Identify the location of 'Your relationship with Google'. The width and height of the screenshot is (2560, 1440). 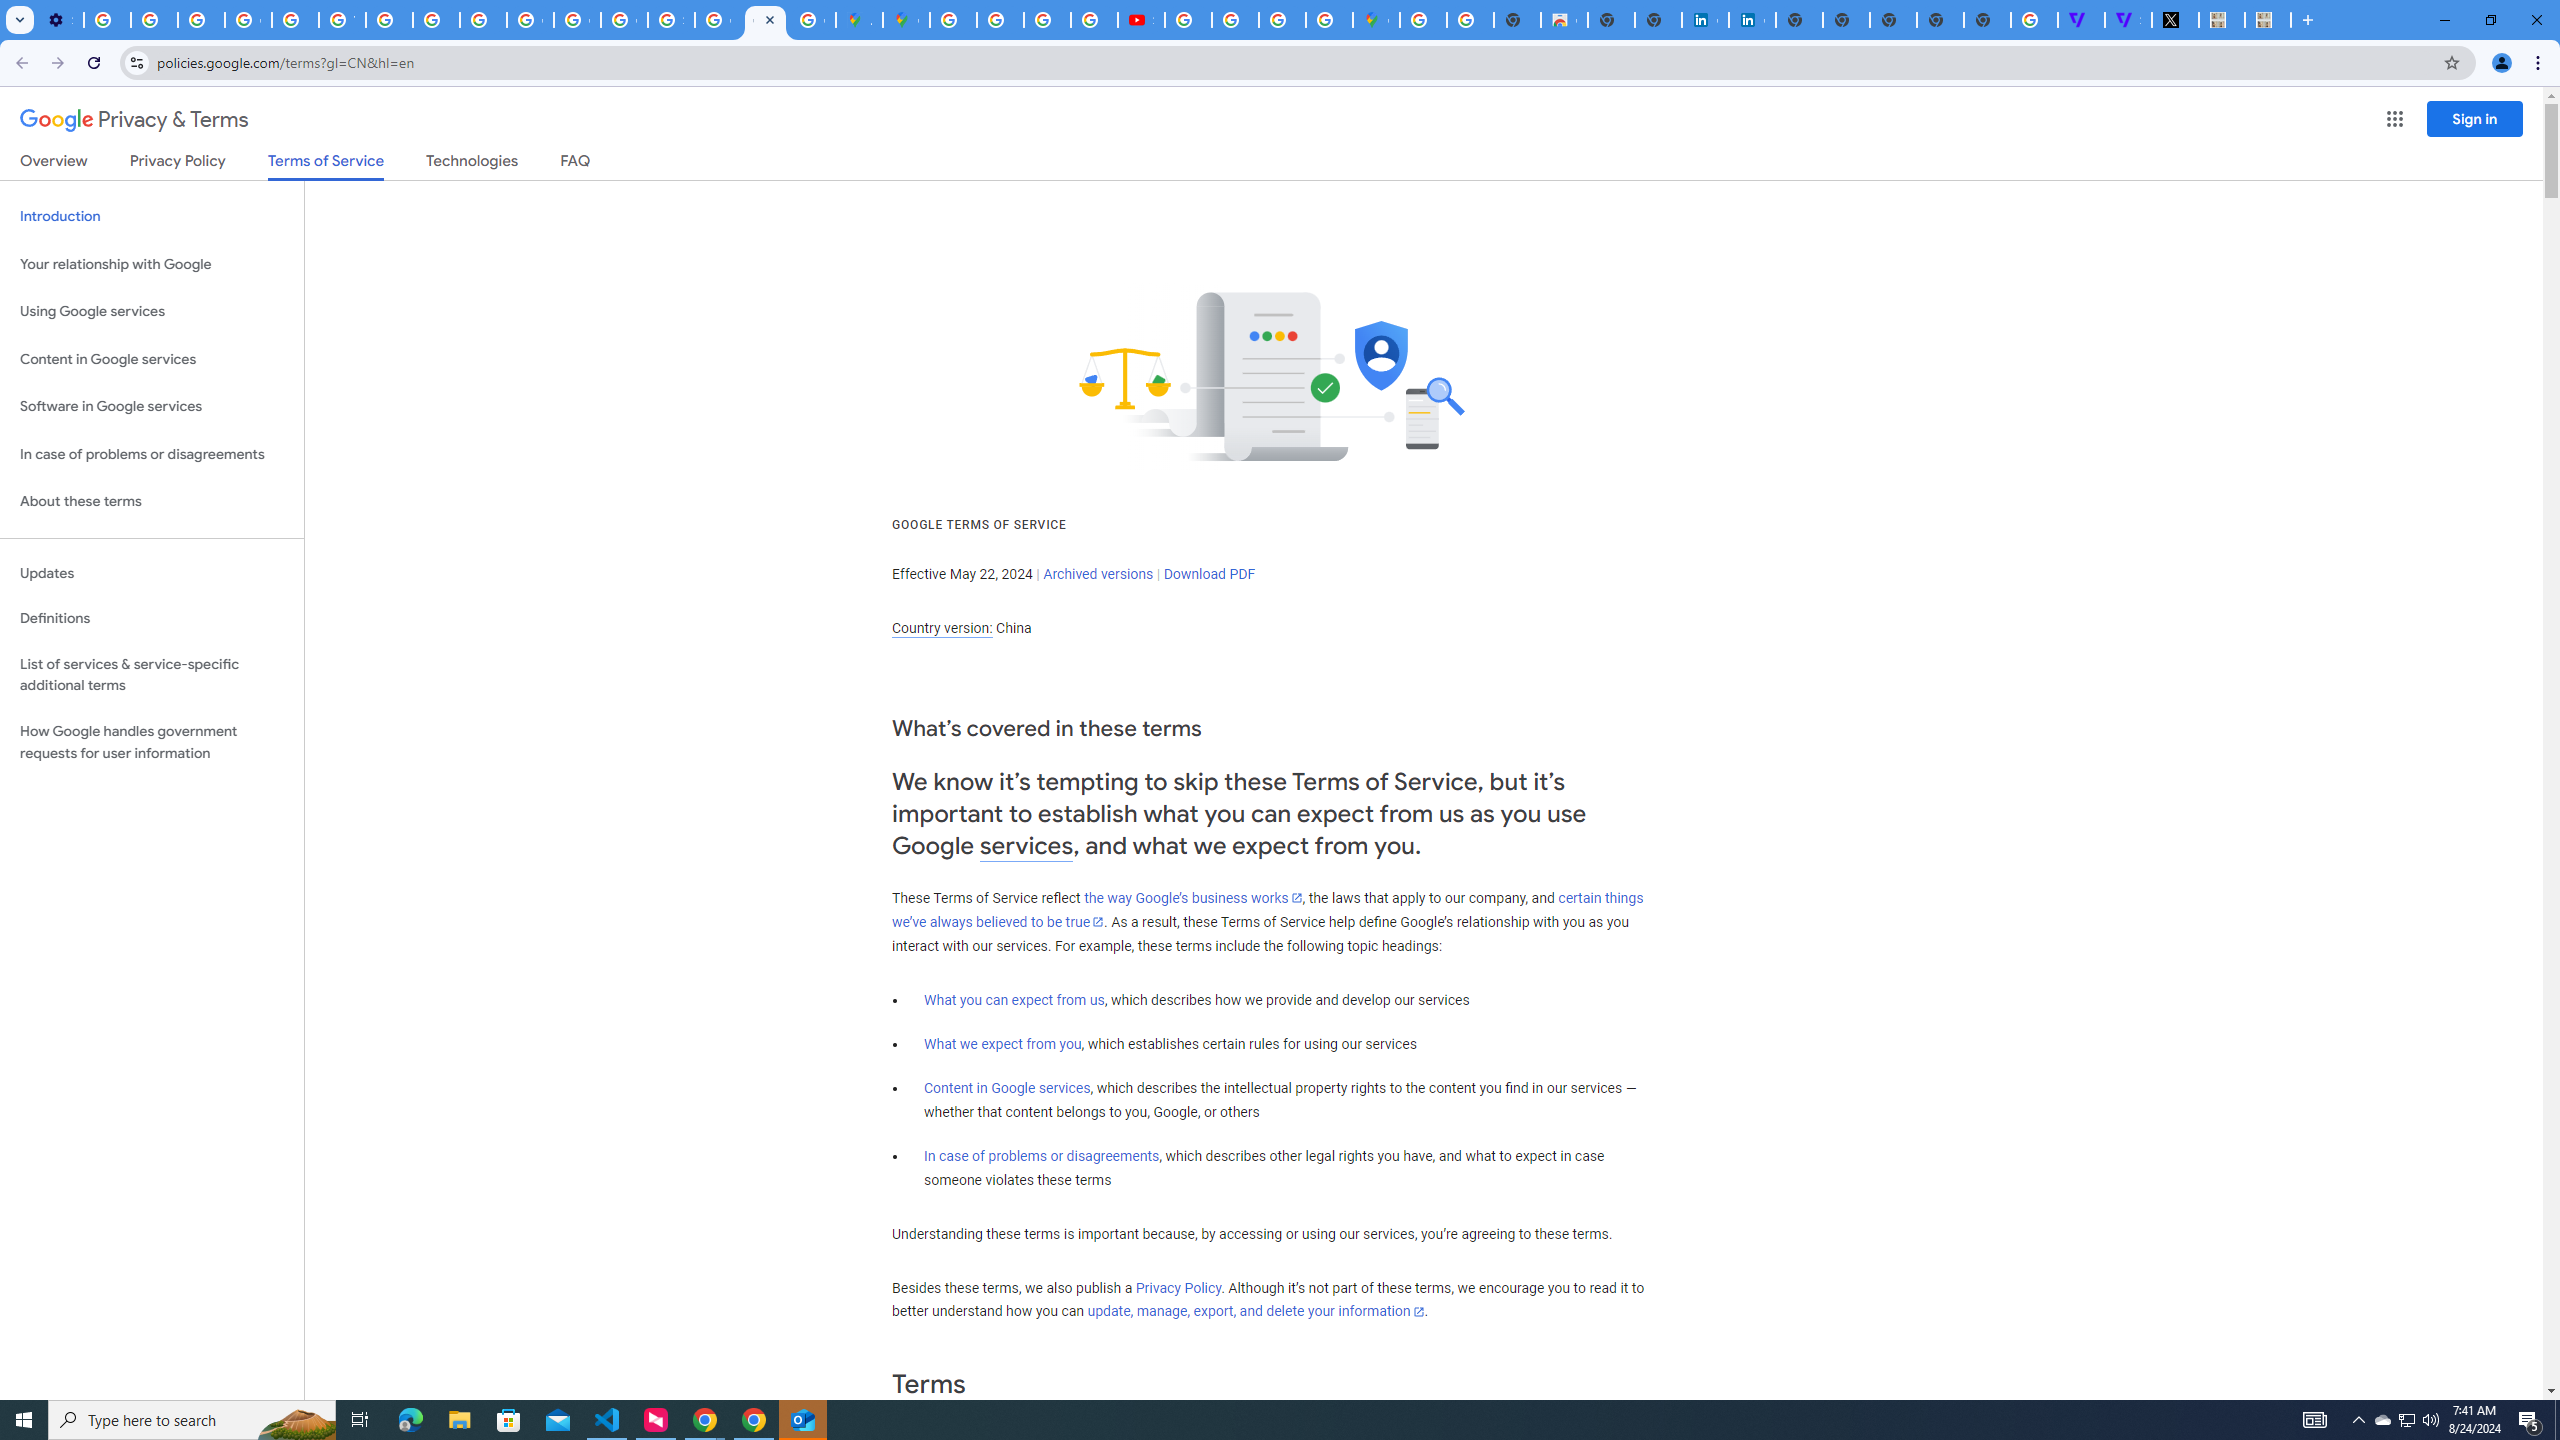
(151, 264).